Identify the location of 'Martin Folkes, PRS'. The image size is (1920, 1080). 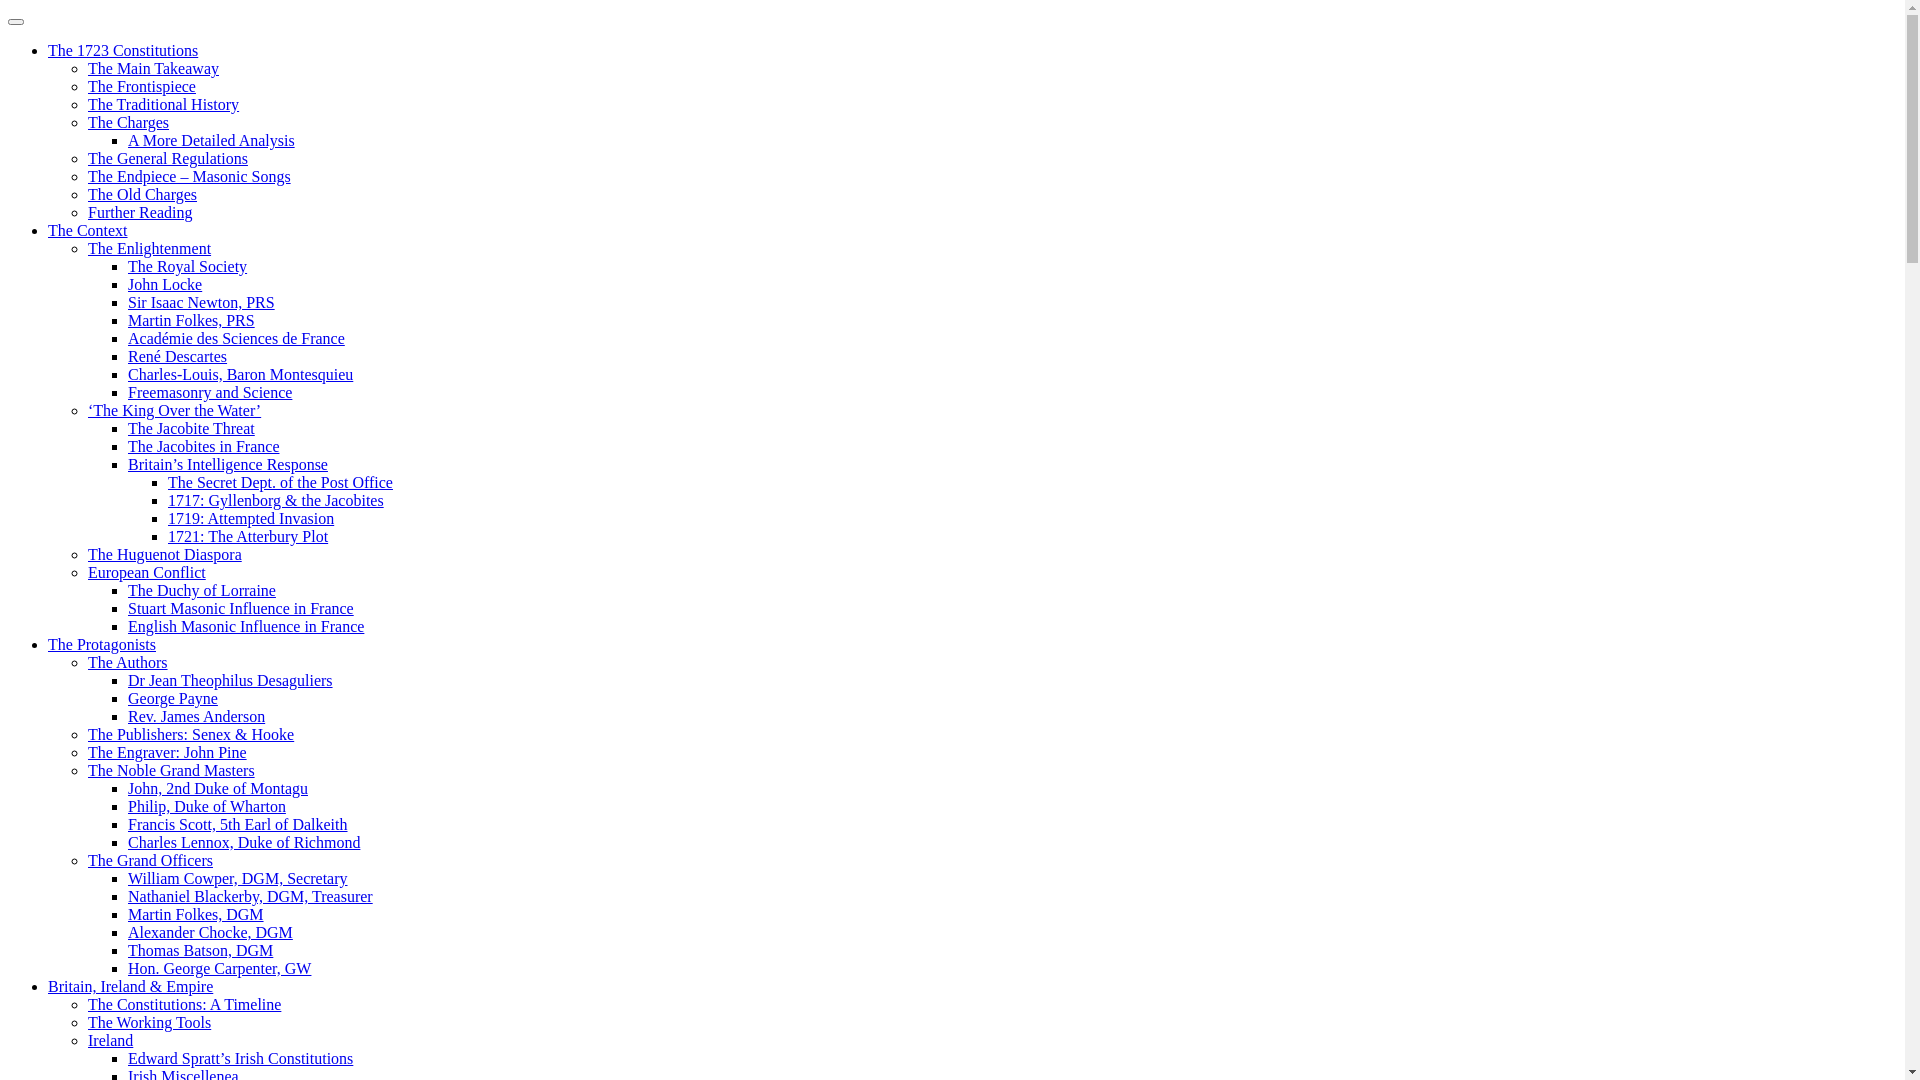
(127, 319).